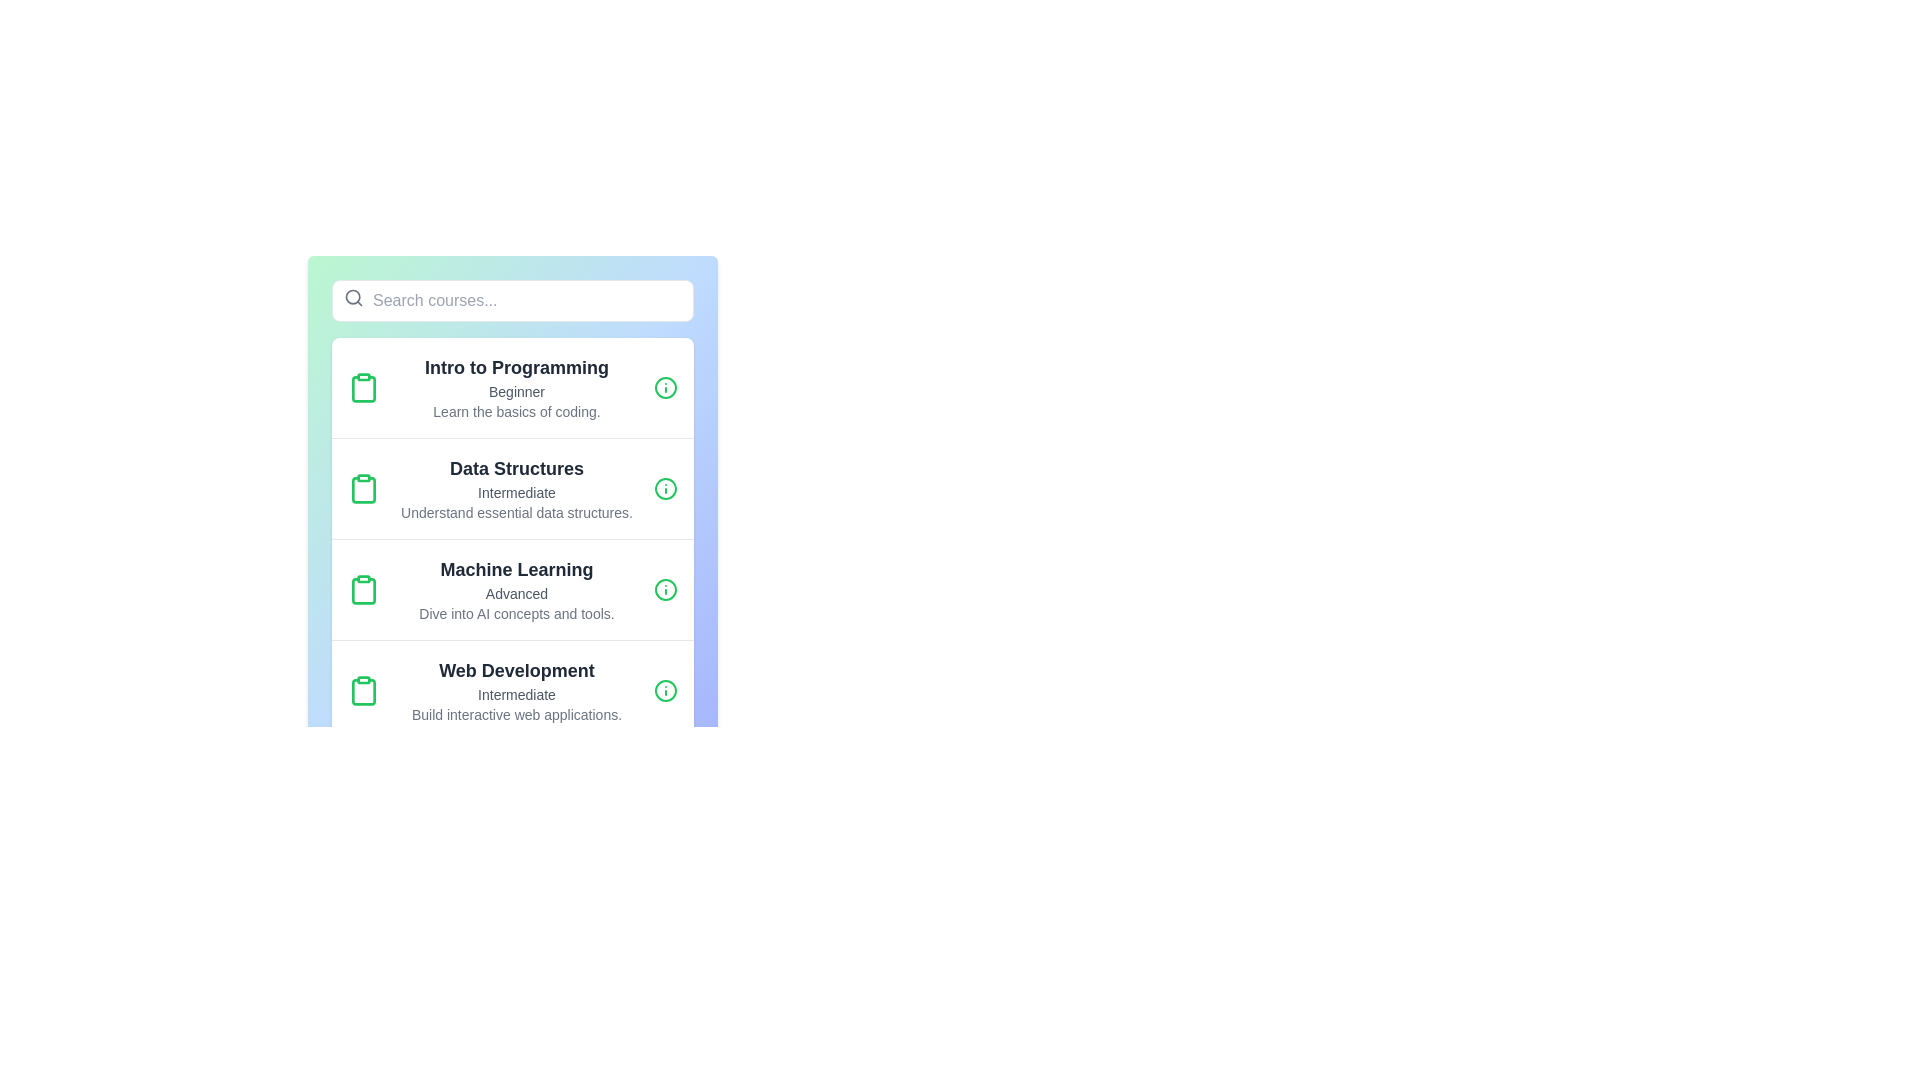  I want to click on the green clipboard icon associated with the 'Intro to Programming' course, which is located to the left of the course title in a vertical list, so click(364, 389).